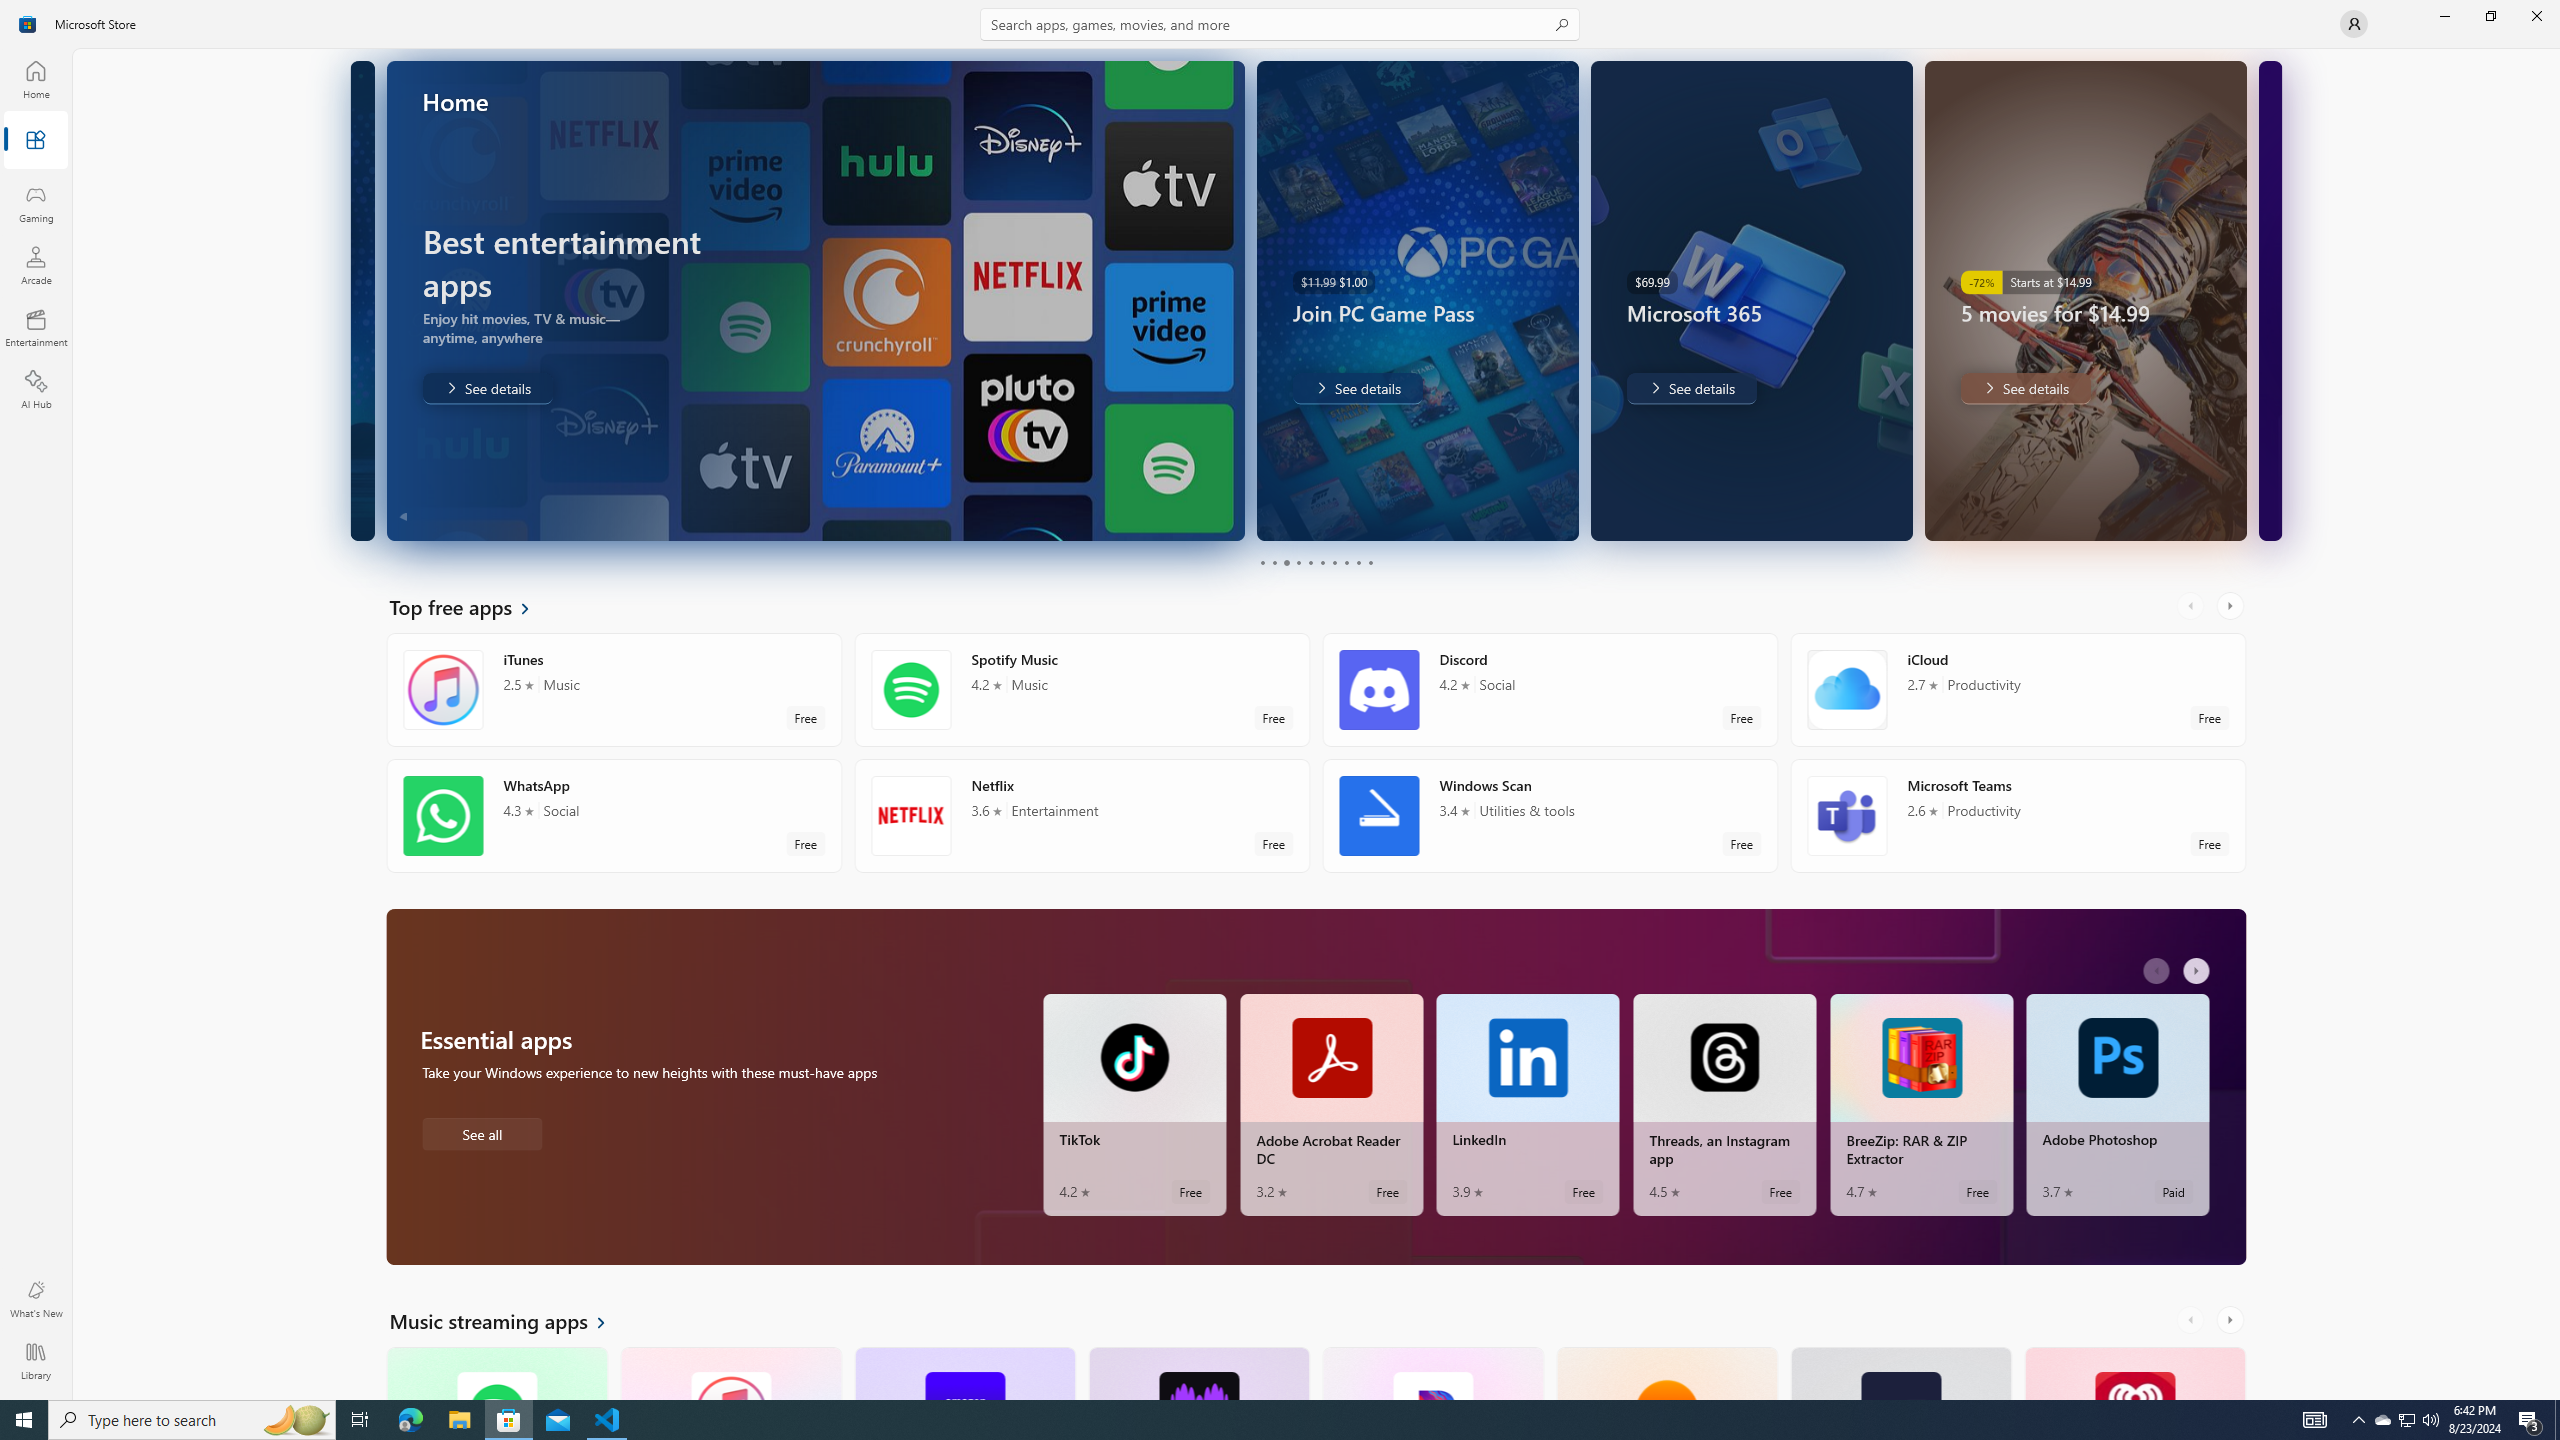 Image resolution: width=2560 pixels, height=1440 pixels. I want to click on 'Page 4', so click(1296, 562).